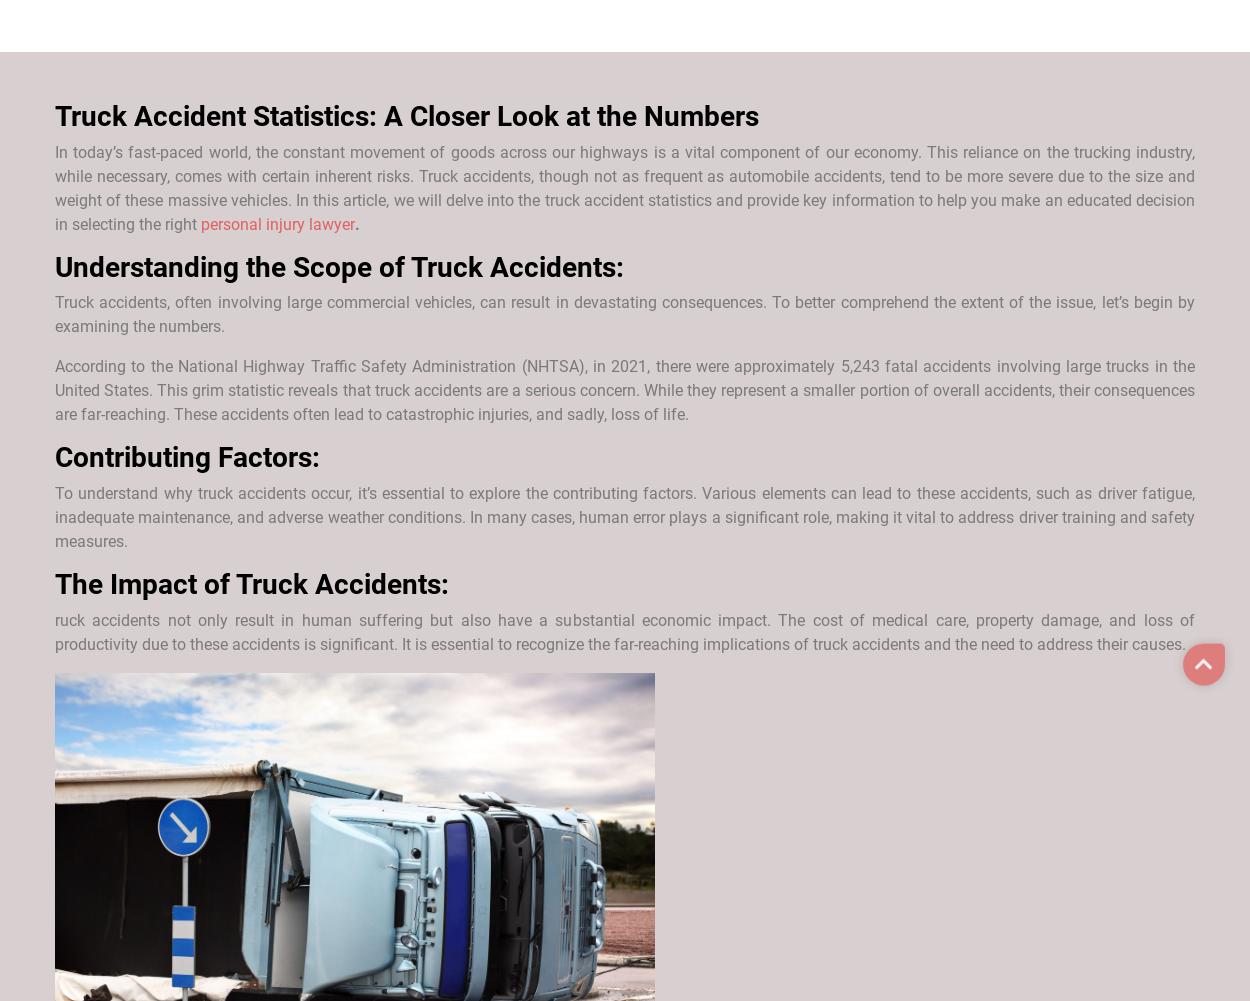 Image resolution: width=1250 pixels, height=1001 pixels. What do you see at coordinates (252, 584) in the screenshot?
I see `'The Impact of Truck Accidents:'` at bounding box center [252, 584].